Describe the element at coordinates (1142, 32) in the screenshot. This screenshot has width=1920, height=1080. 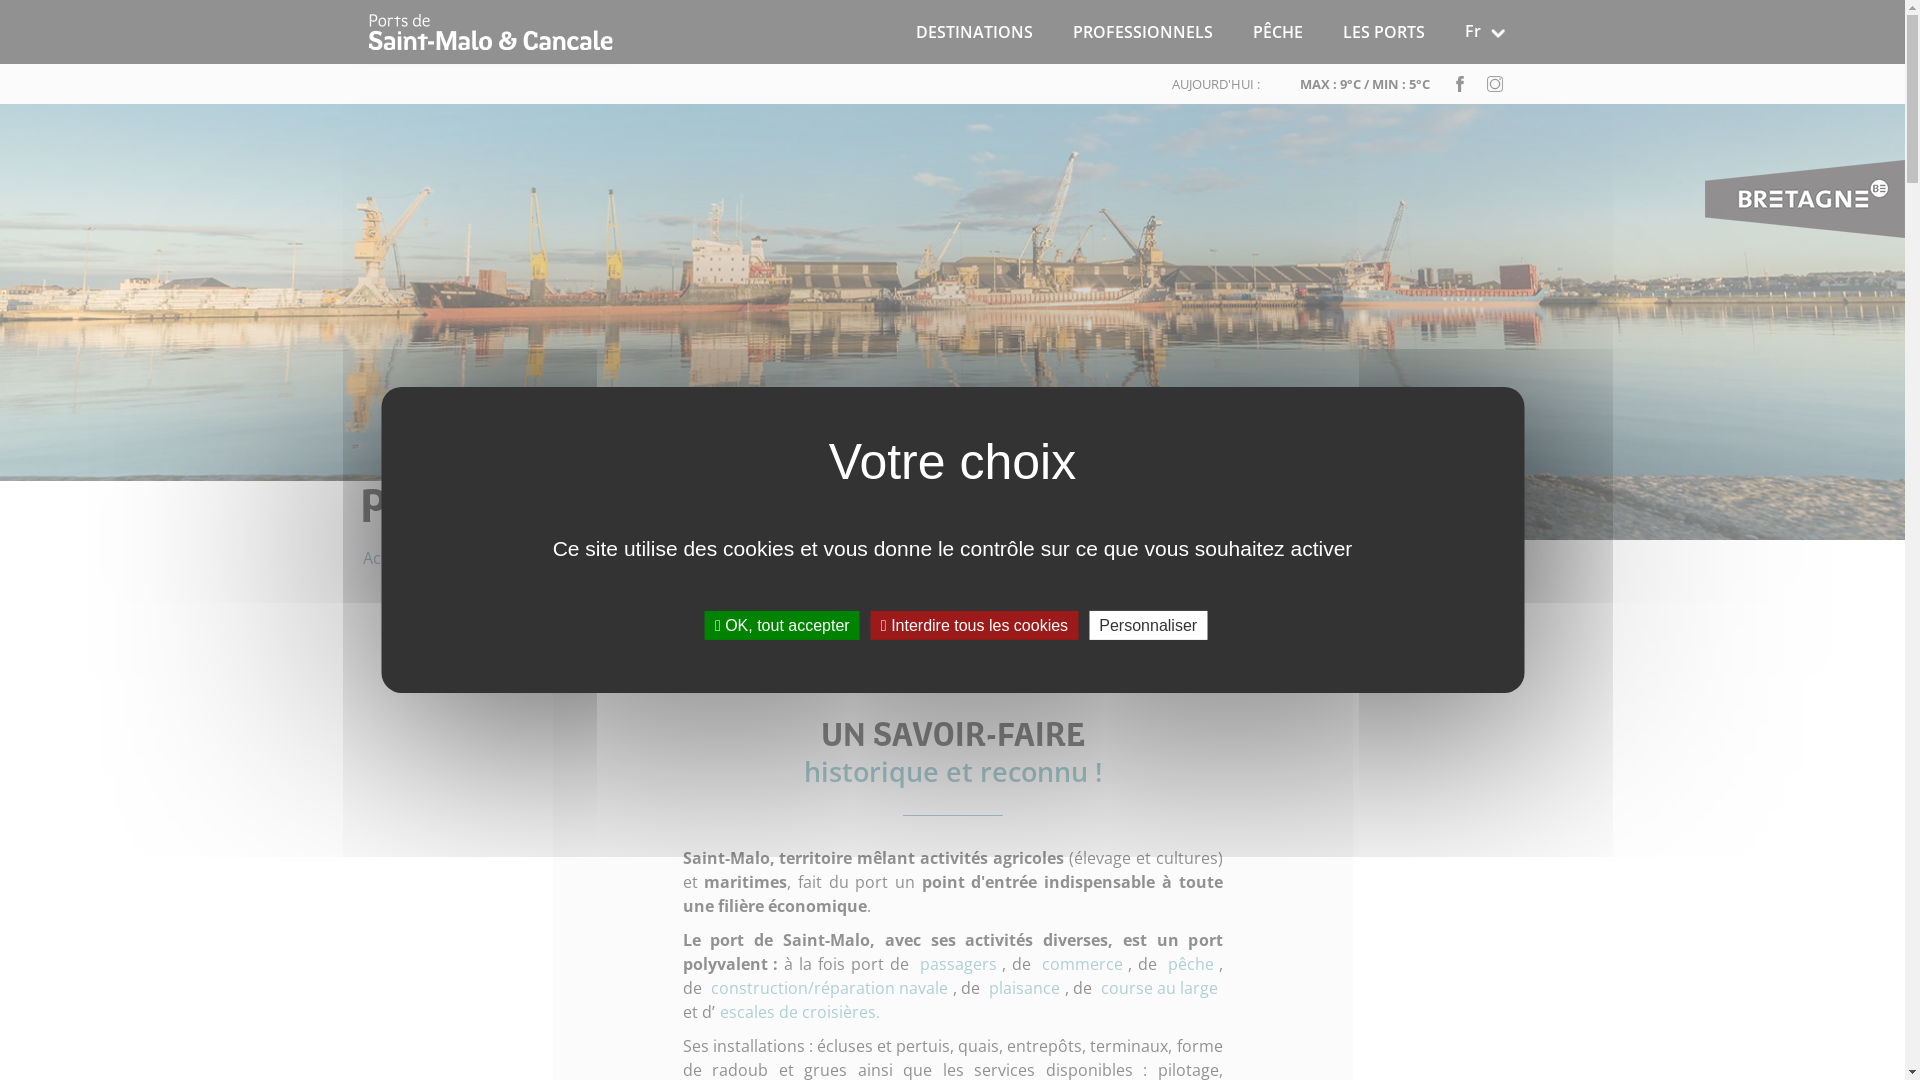
I see `'PROFESSIONNELS'` at that location.